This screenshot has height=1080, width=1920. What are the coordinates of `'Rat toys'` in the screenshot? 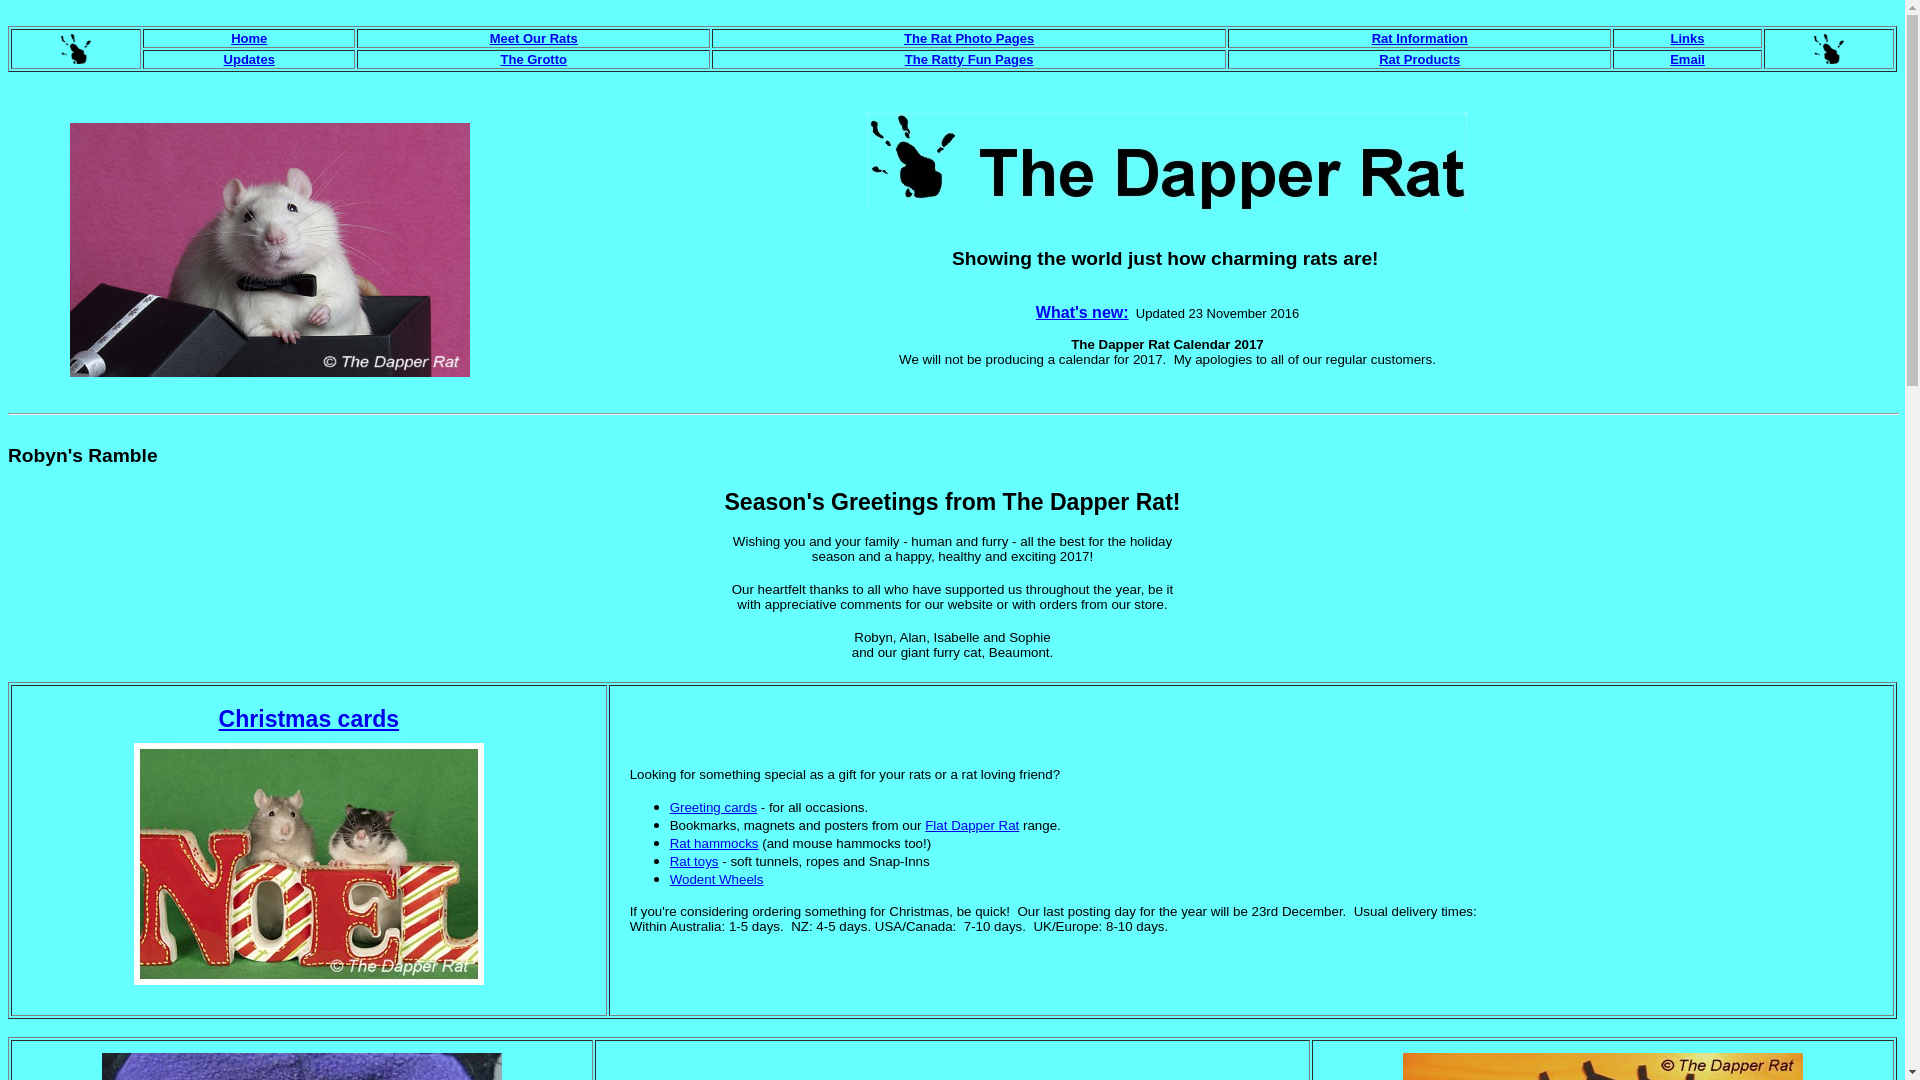 It's located at (694, 860).